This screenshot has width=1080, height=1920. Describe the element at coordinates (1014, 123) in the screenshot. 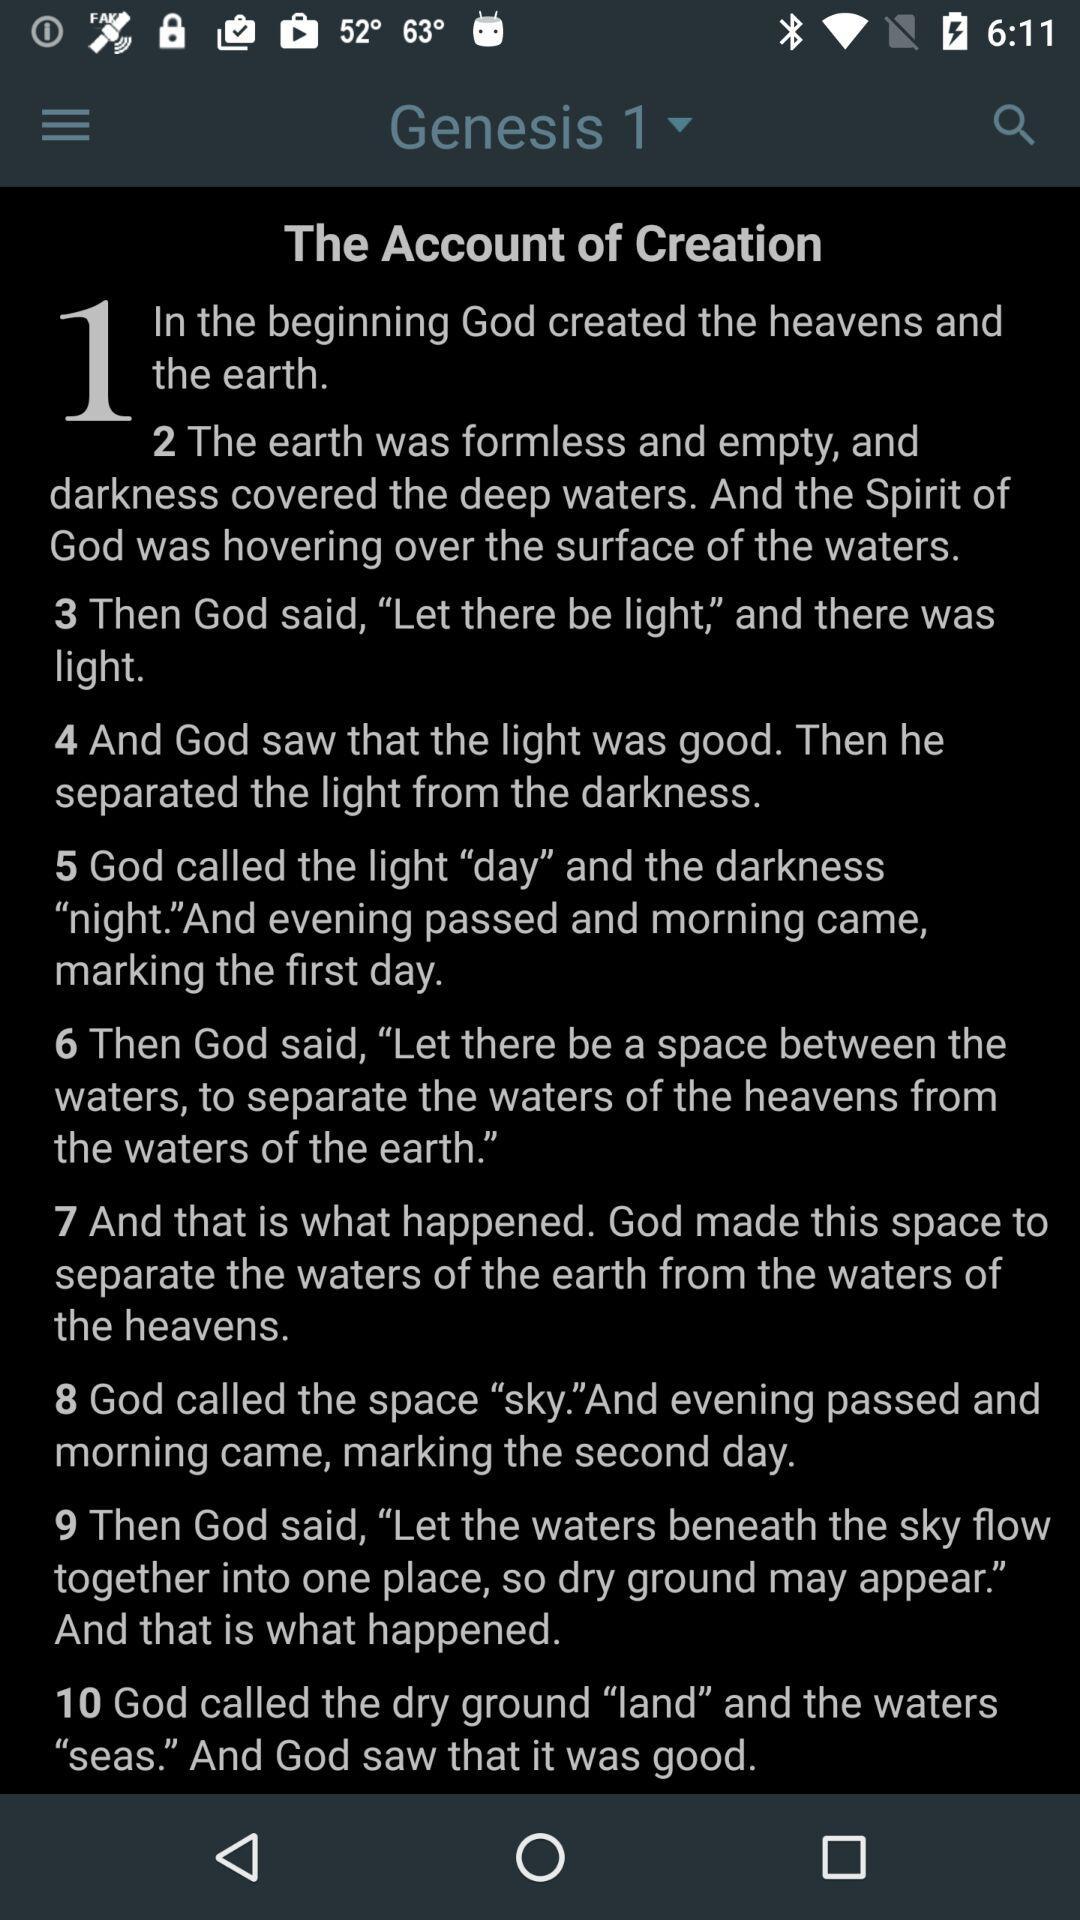

I see `the search icon` at that location.